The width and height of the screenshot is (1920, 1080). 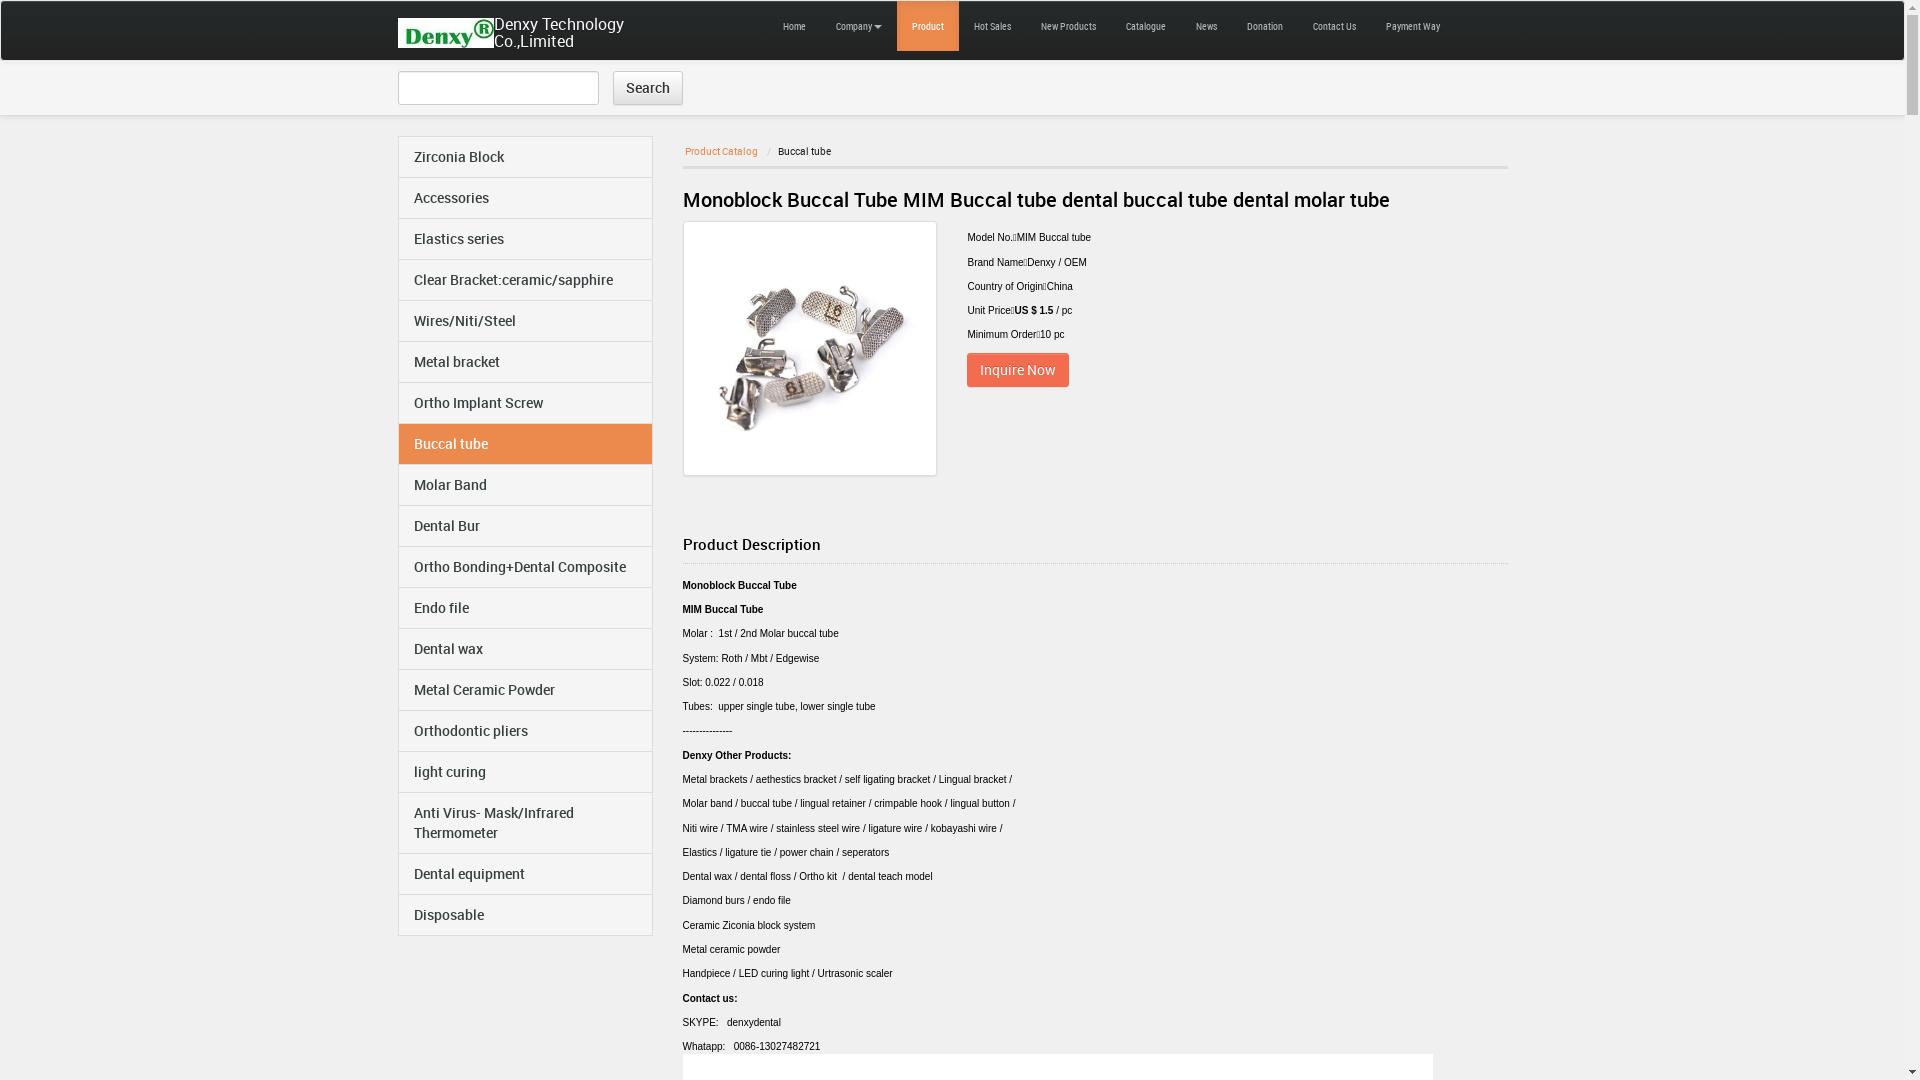 I want to click on 'Clear Bracket:ceramic/sapphire', so click(x=398, y=280).